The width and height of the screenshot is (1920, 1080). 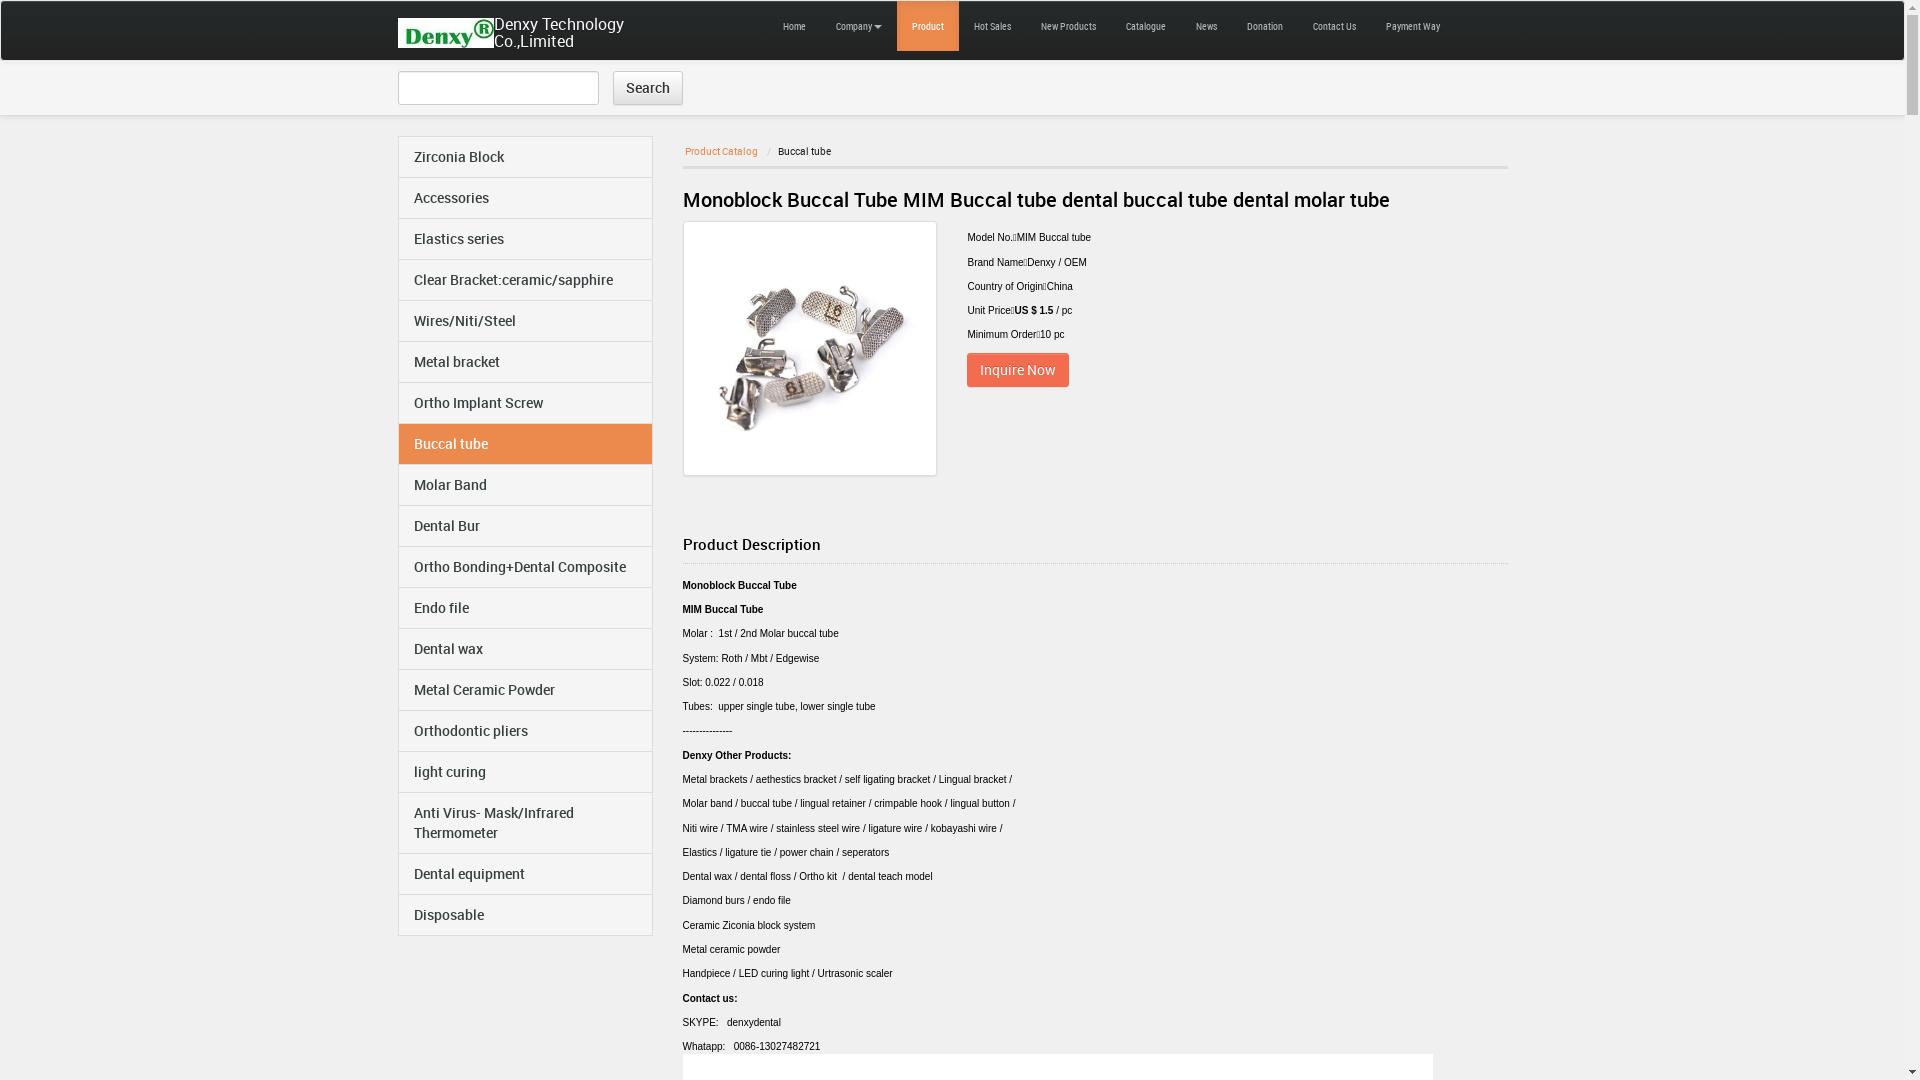 I want to click on 'Clear Bracket:ceramic/sapphire', so click(x=398, y=280).